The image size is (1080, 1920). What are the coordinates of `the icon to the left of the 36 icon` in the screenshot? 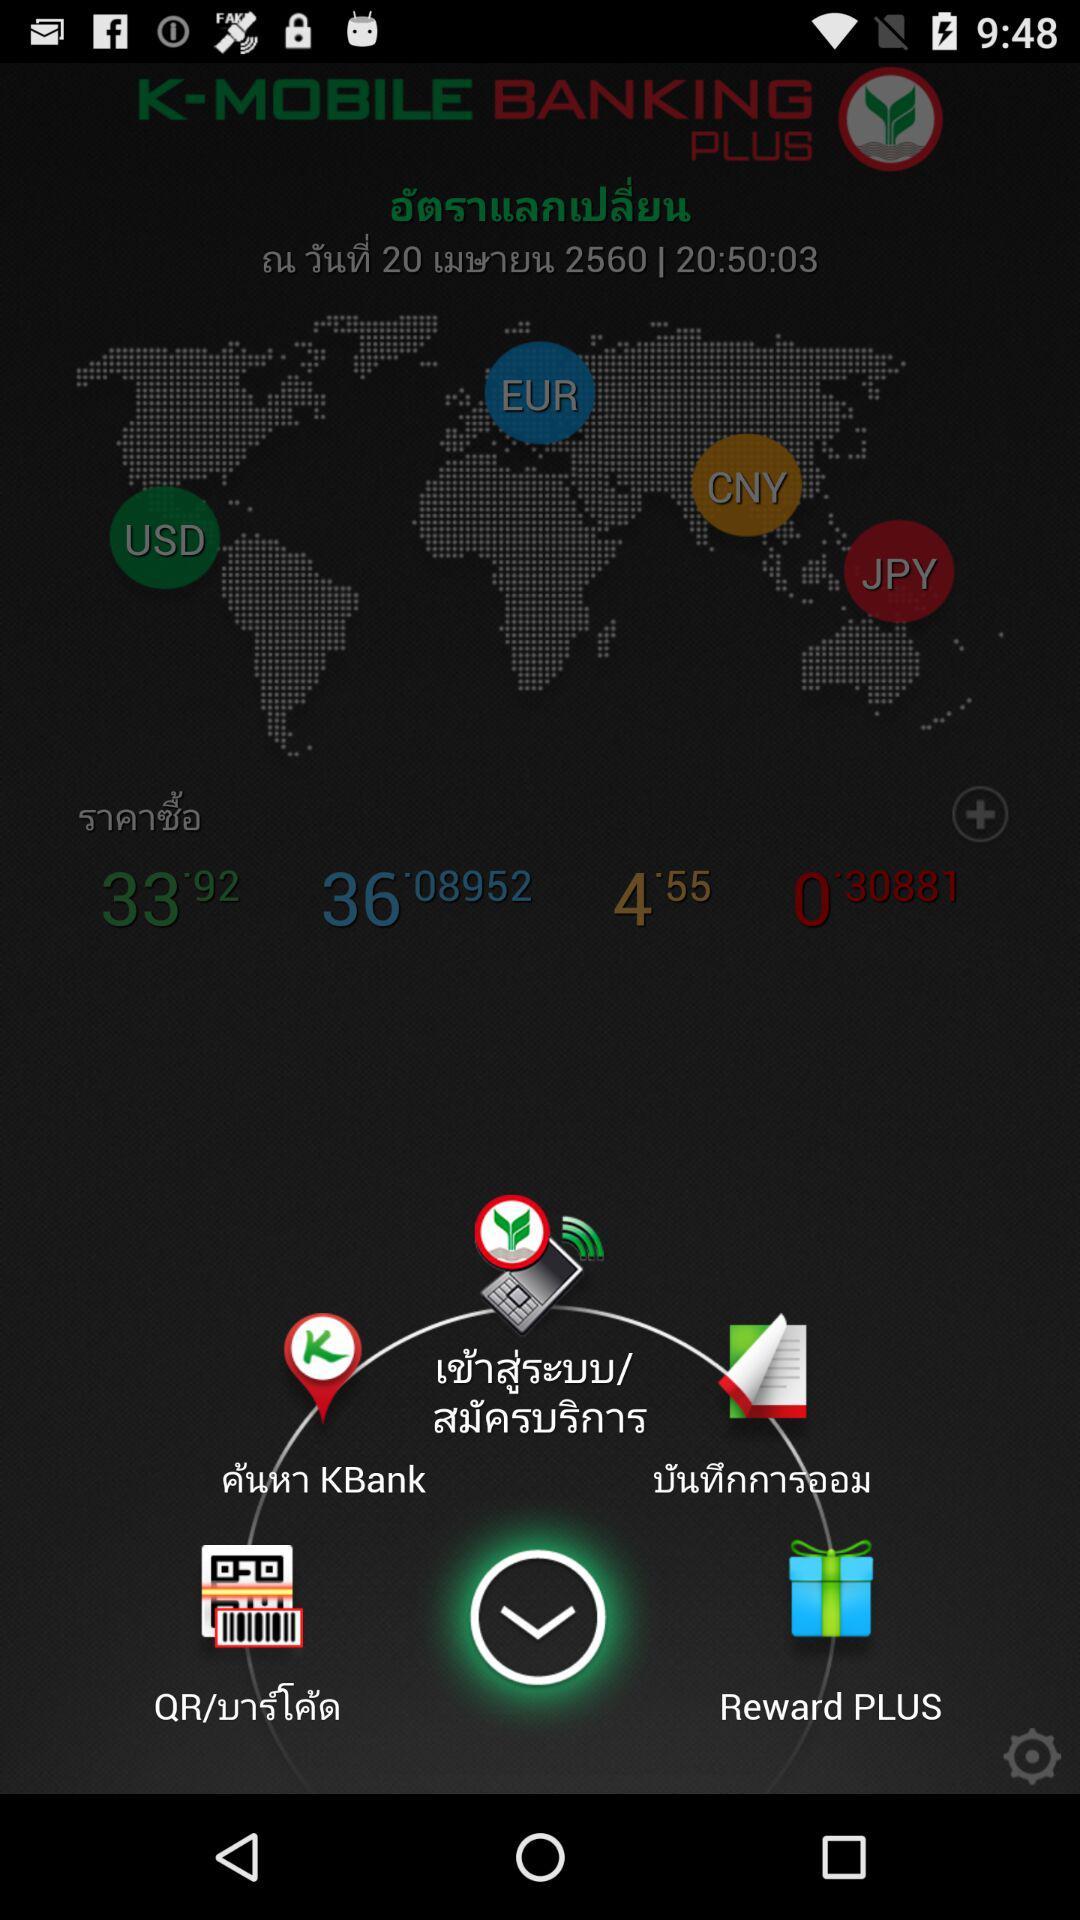 It's located at (128, 816).